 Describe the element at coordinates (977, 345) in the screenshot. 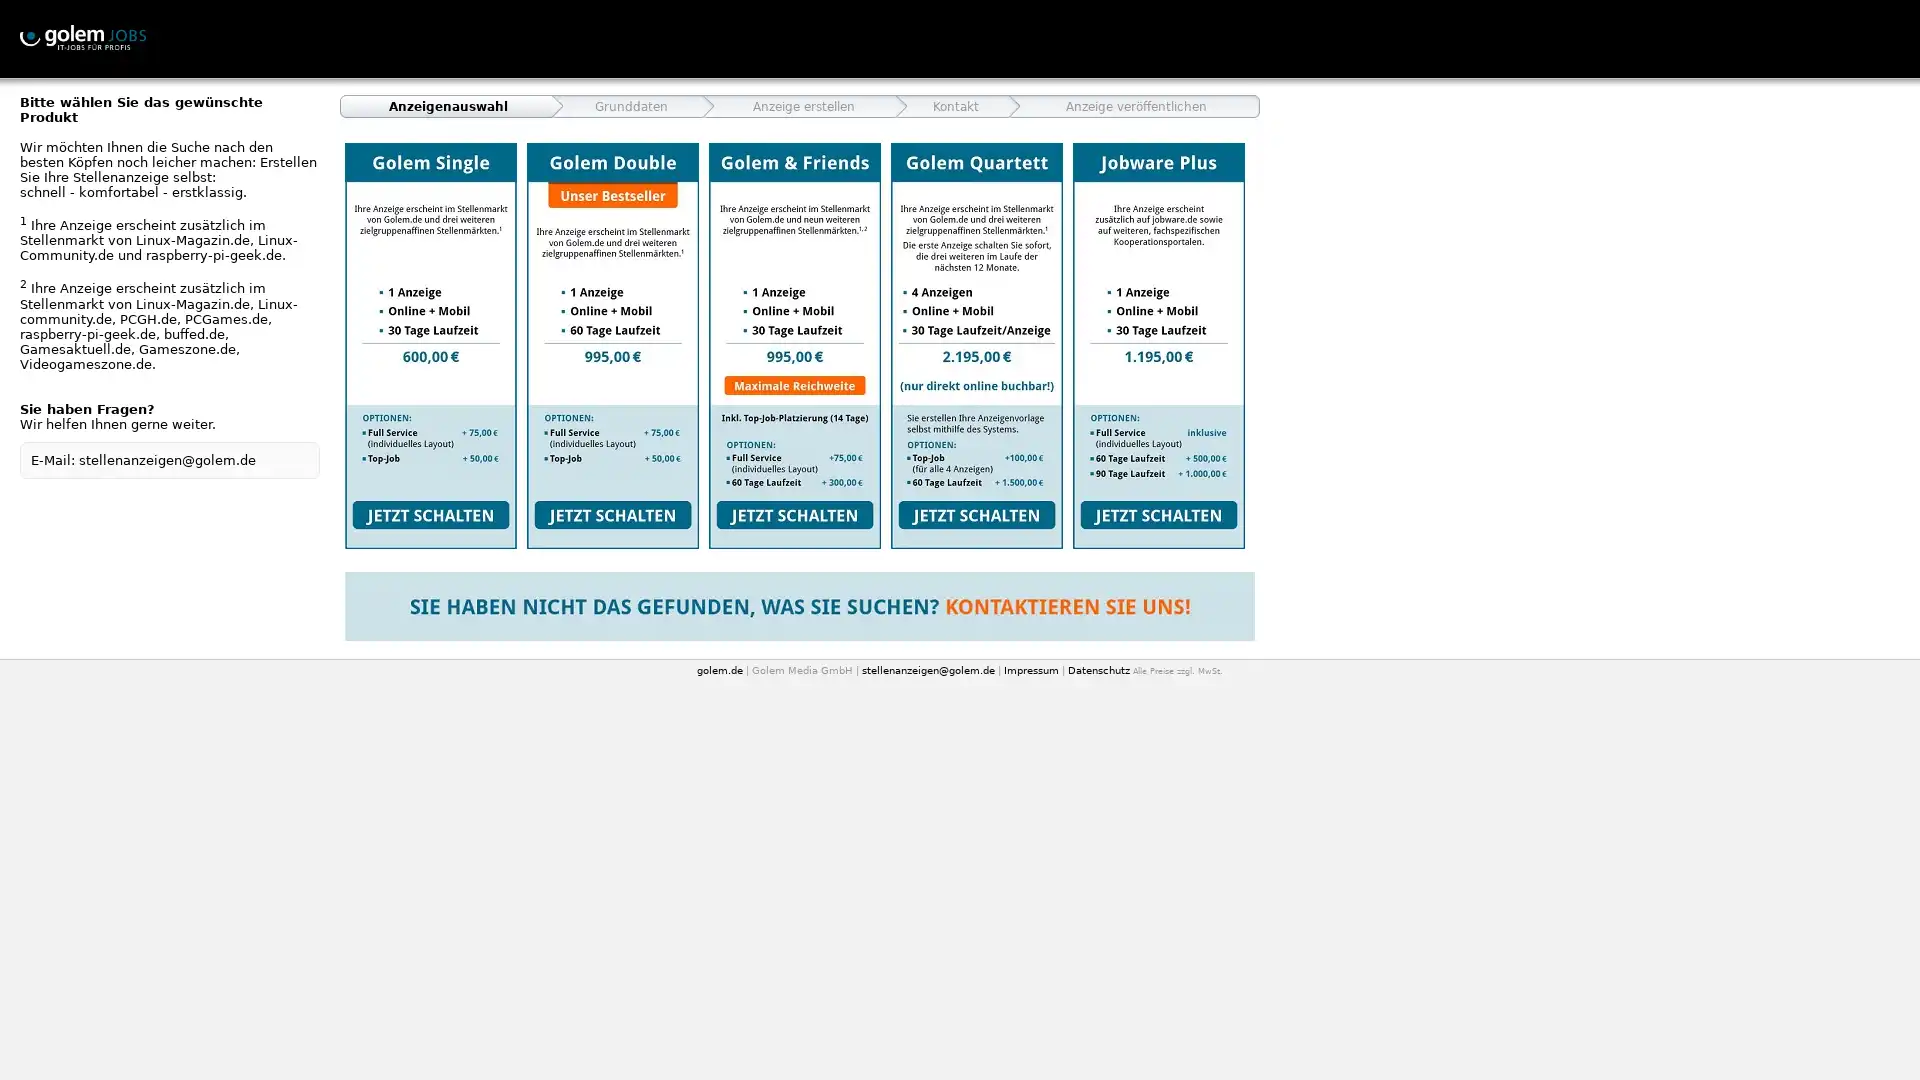

I see `Submit` at that location.